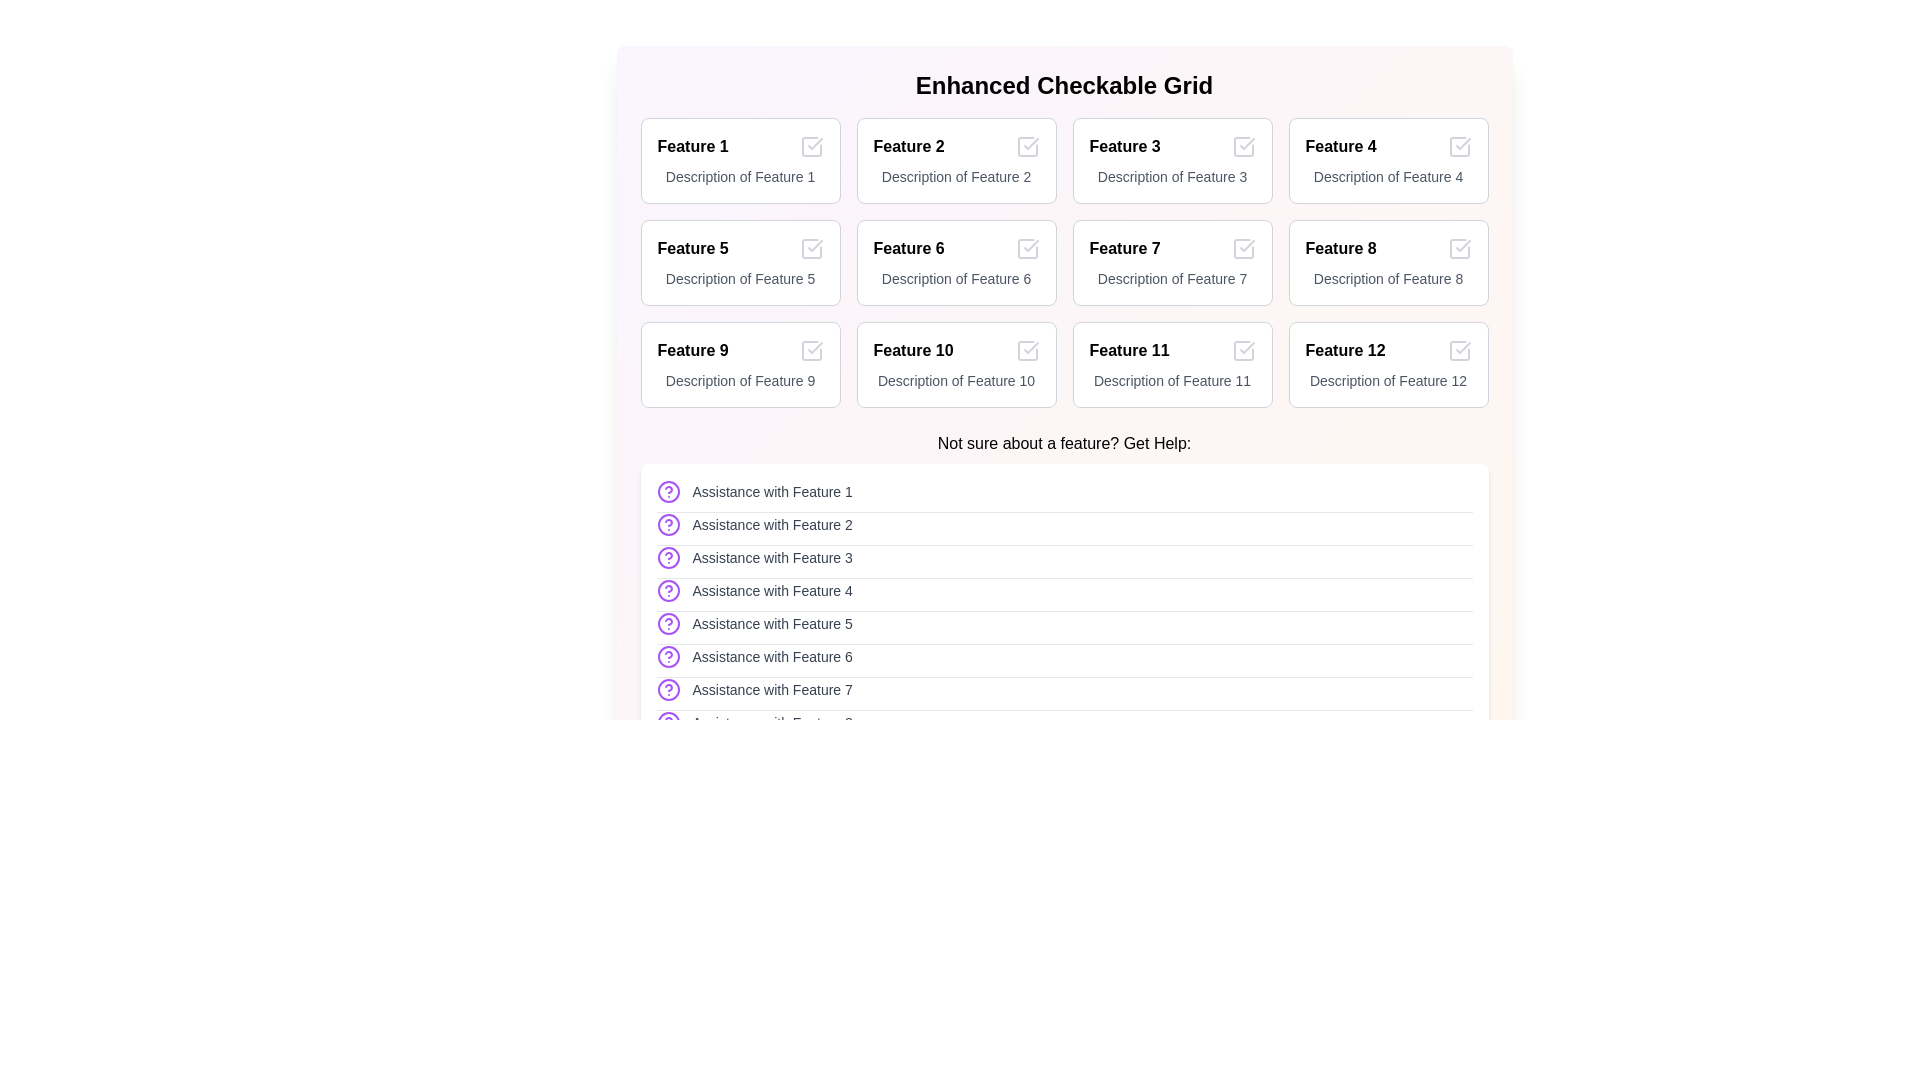  What do you see at coordinates (739, 160) in the screenshot?
I see `the grid item labeled 'Feature 1' to preview its hover effect` at bounding box center [739, 160].